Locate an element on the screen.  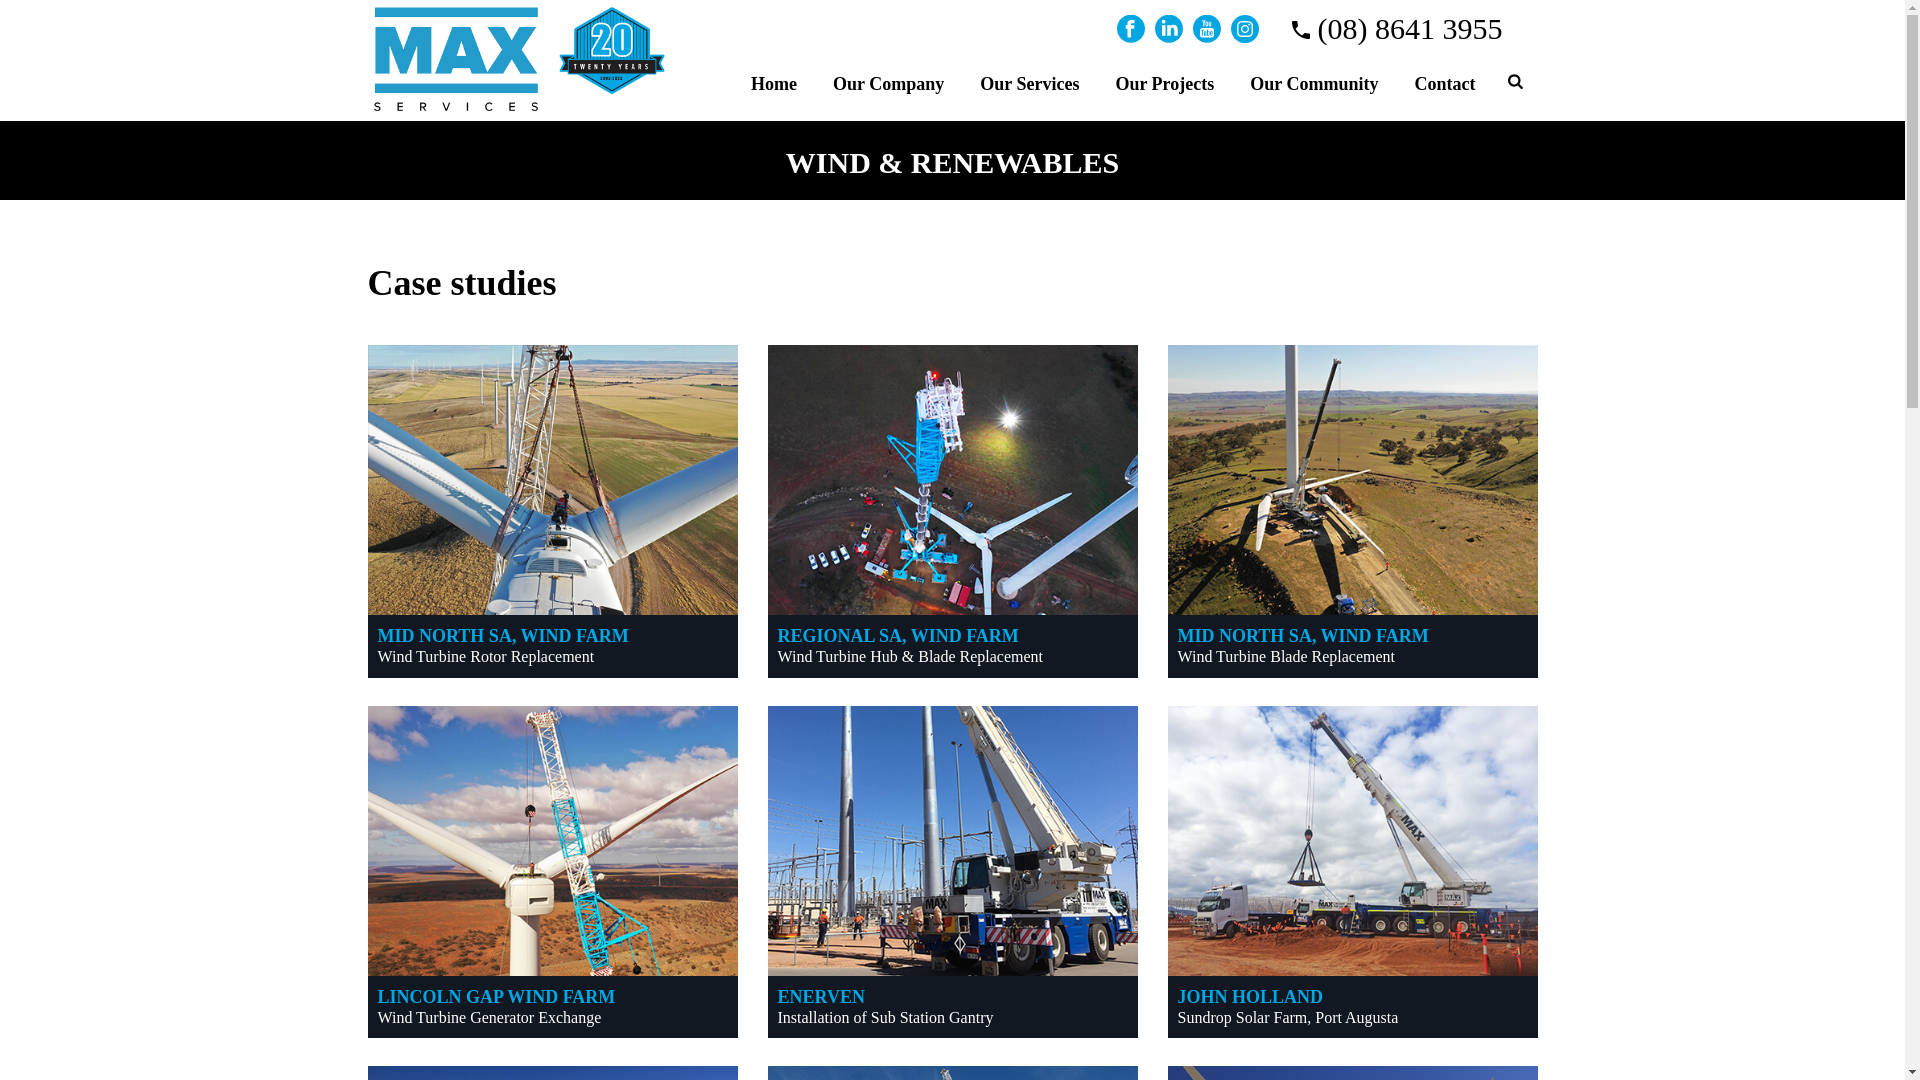
'Home' is located at coordinates (772, 80).